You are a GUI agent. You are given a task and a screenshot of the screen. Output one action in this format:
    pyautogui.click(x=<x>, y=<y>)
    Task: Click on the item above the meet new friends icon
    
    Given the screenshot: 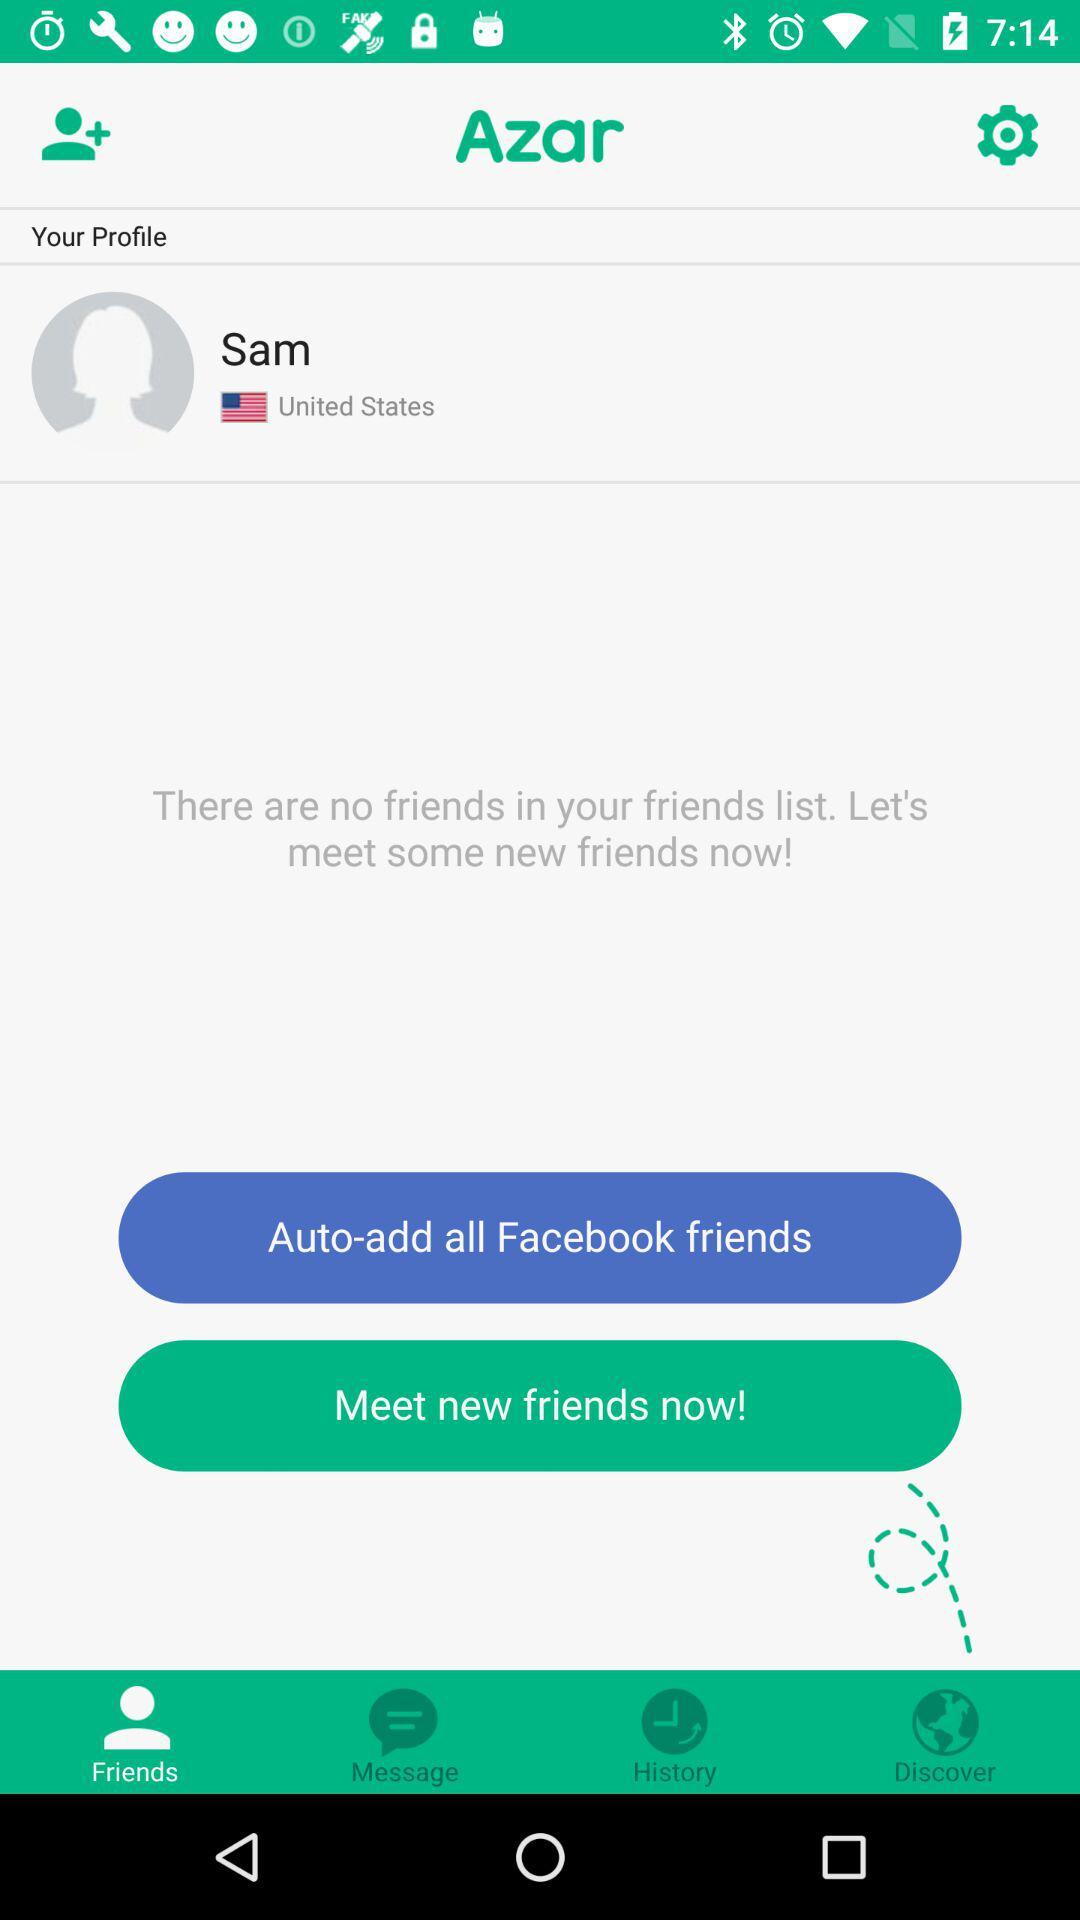 What is the action you would take?
    pyautogui.click(x=540, y=1236)
    